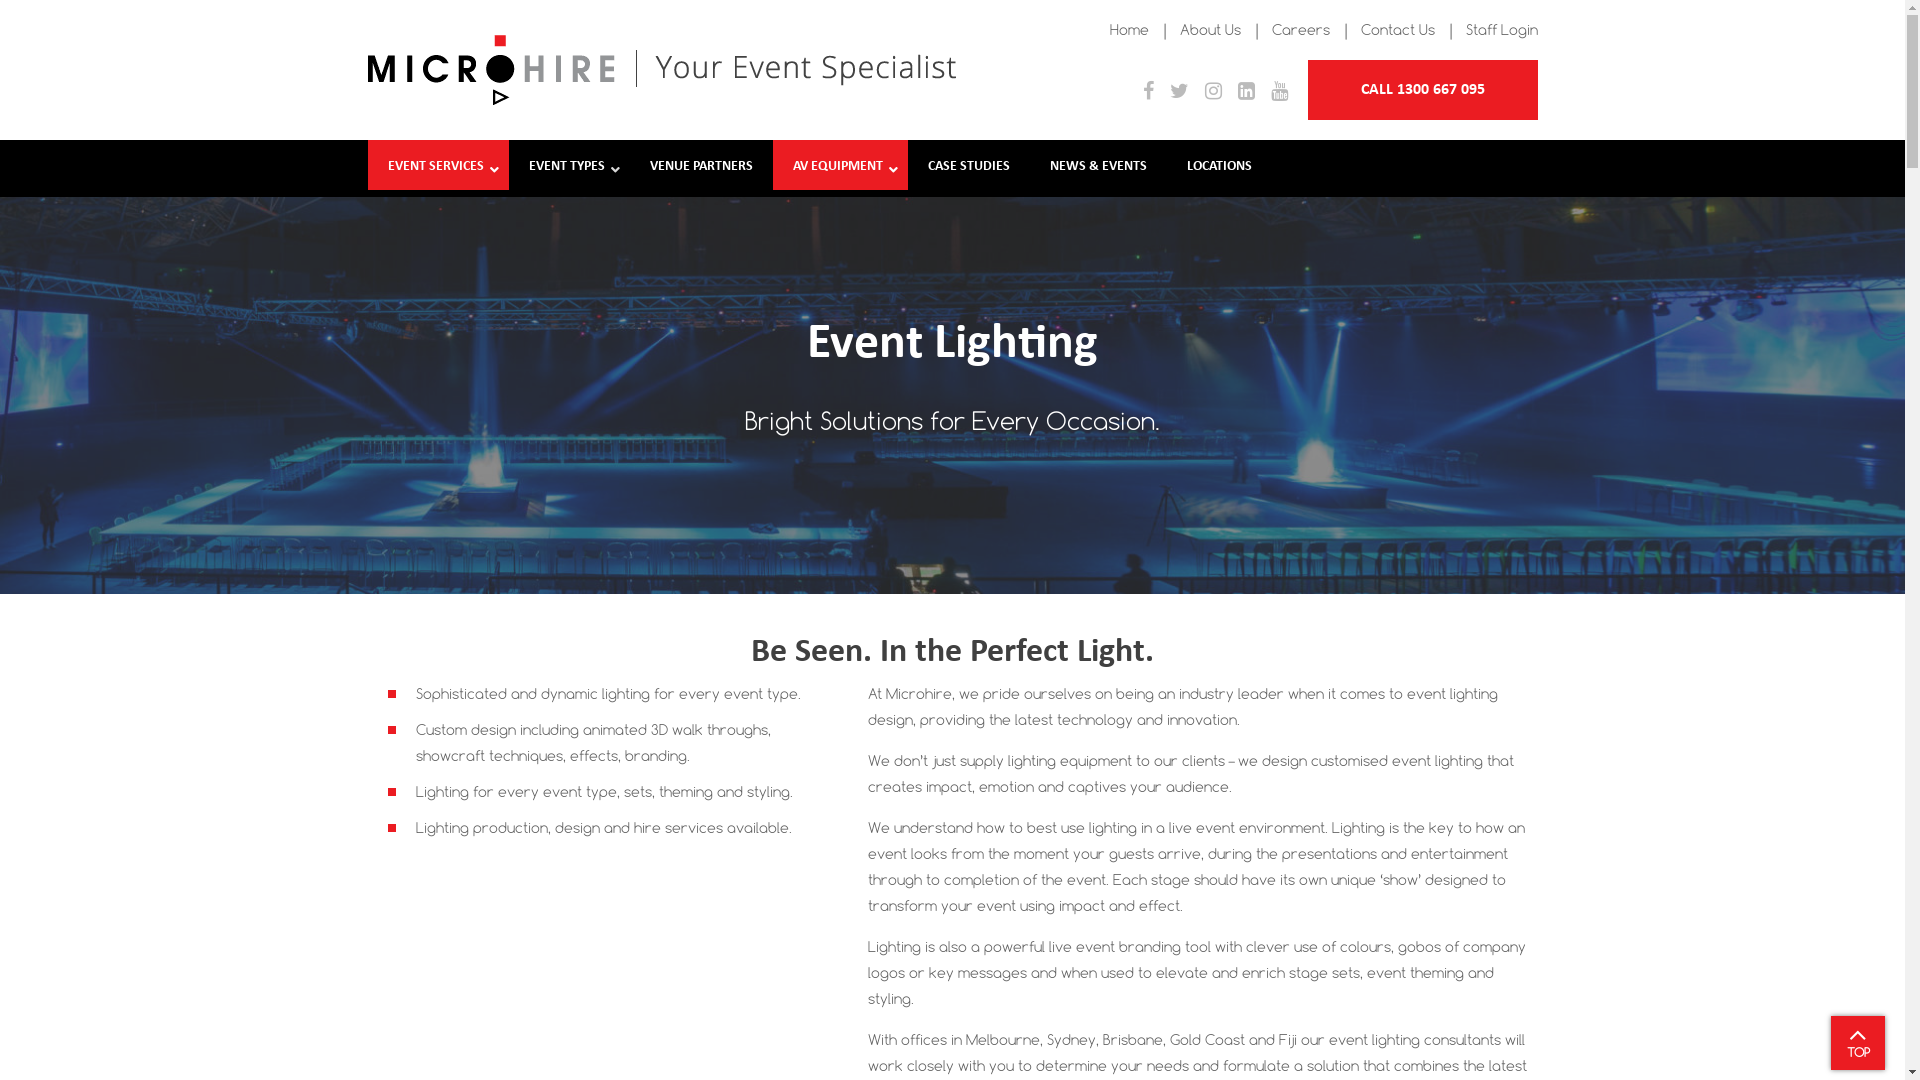 Image resolution: width=1920 pixels, height=1080 pixels. What do you see at coordinates (1166, 167) in the screenshot?
I see `'LOCATIONS'` at bounding box center [1166, 167].